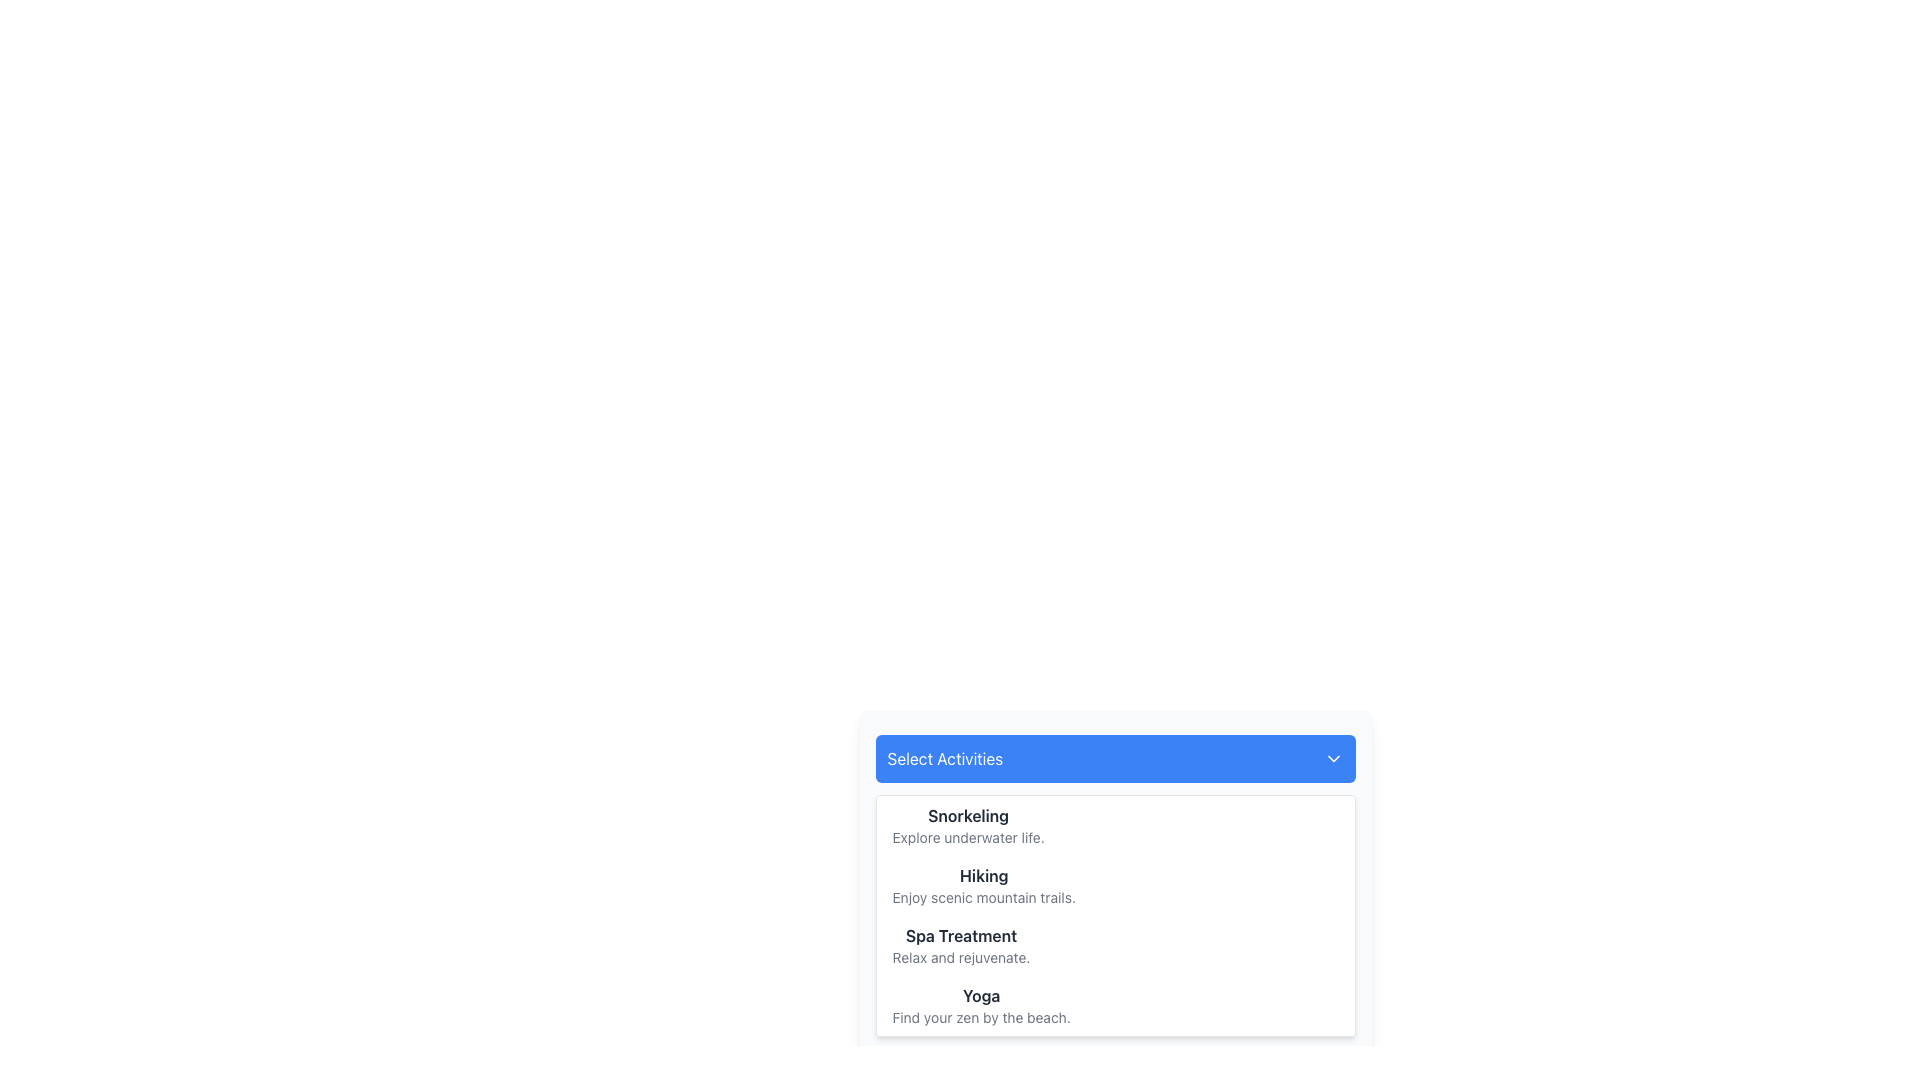 This screenshot has height=1080, width=1920. What do you see at coordinates (984, 897) in the screenshot?
I see `the text label that reads 'Enjoy scenic mountain trails.', which is styled in a smaller gray font and positioned directly below the heading 'Hiking'` at bounding box center [984, 897].